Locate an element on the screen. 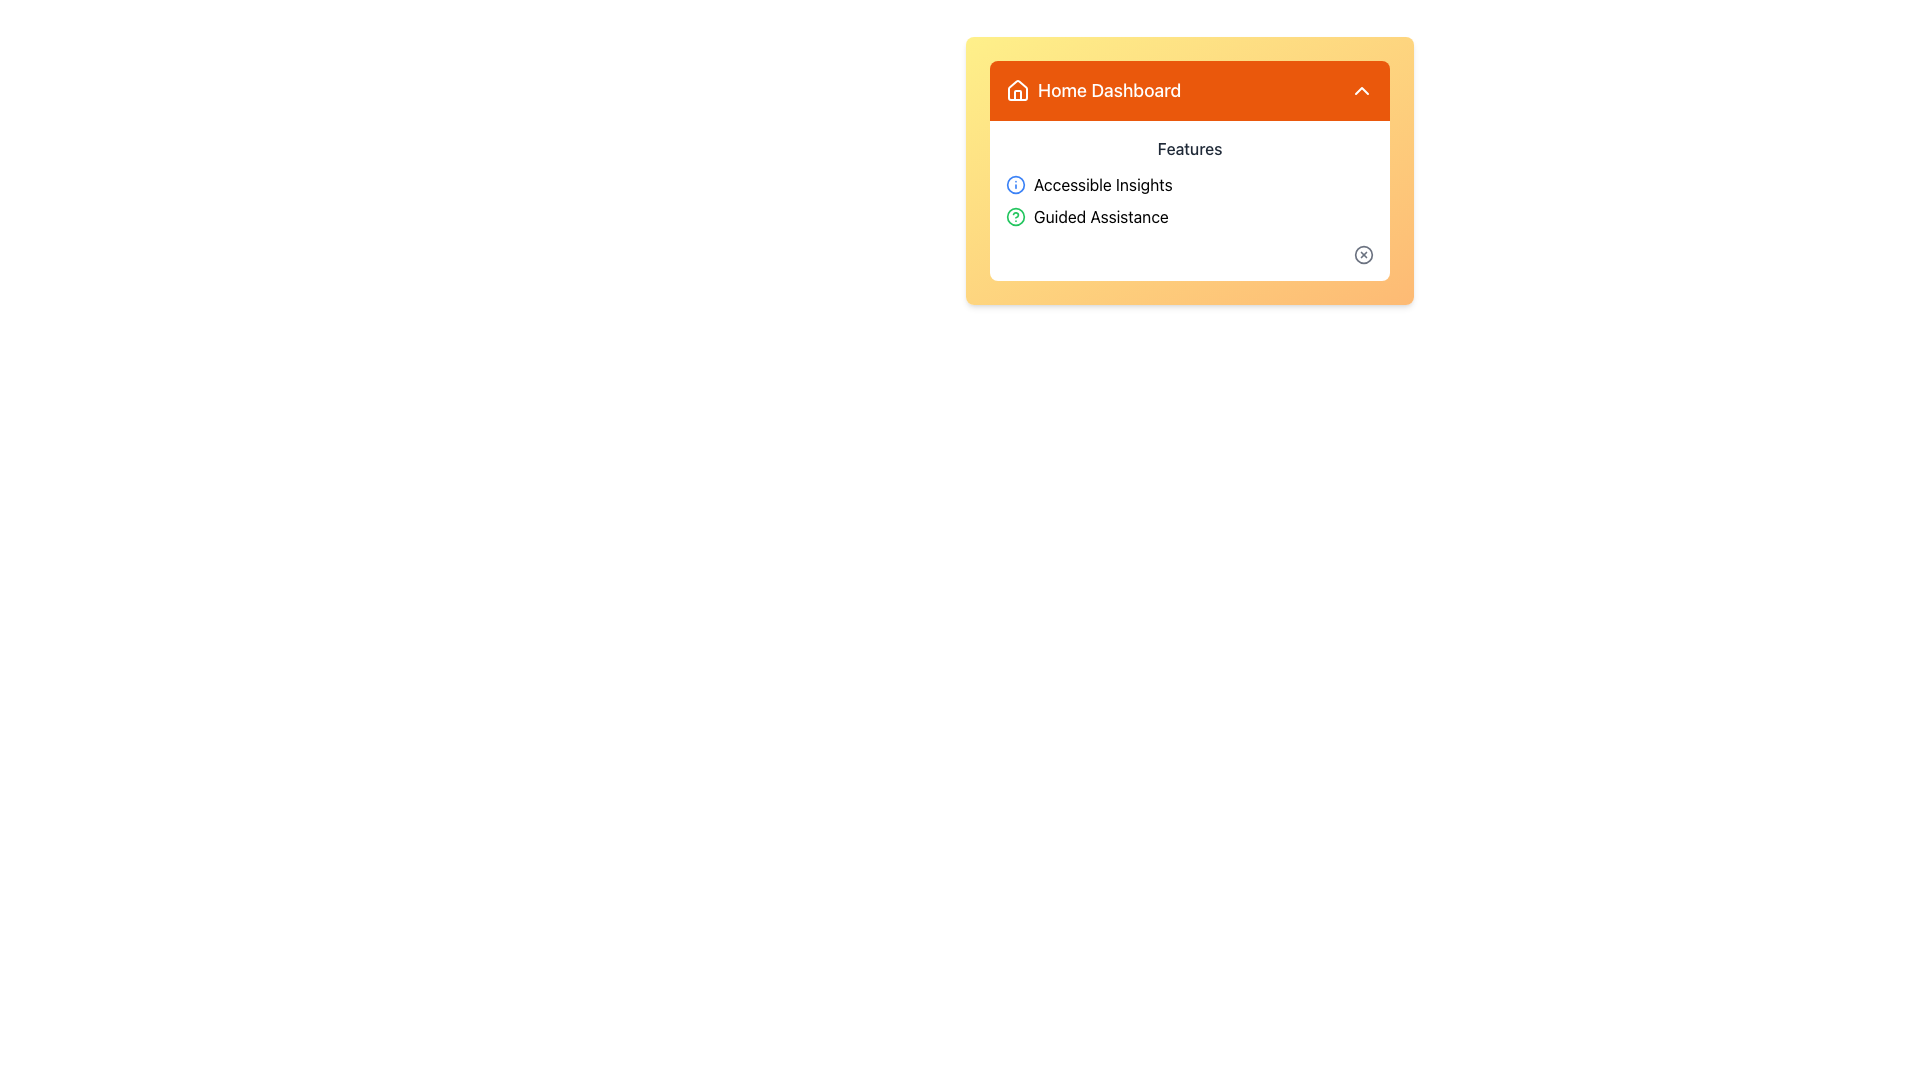 The height and width of the screenshot is (1080, 1920). the 'Accessible Insights' text label located under the 'Features' section is located at coordinates (1102, 185).